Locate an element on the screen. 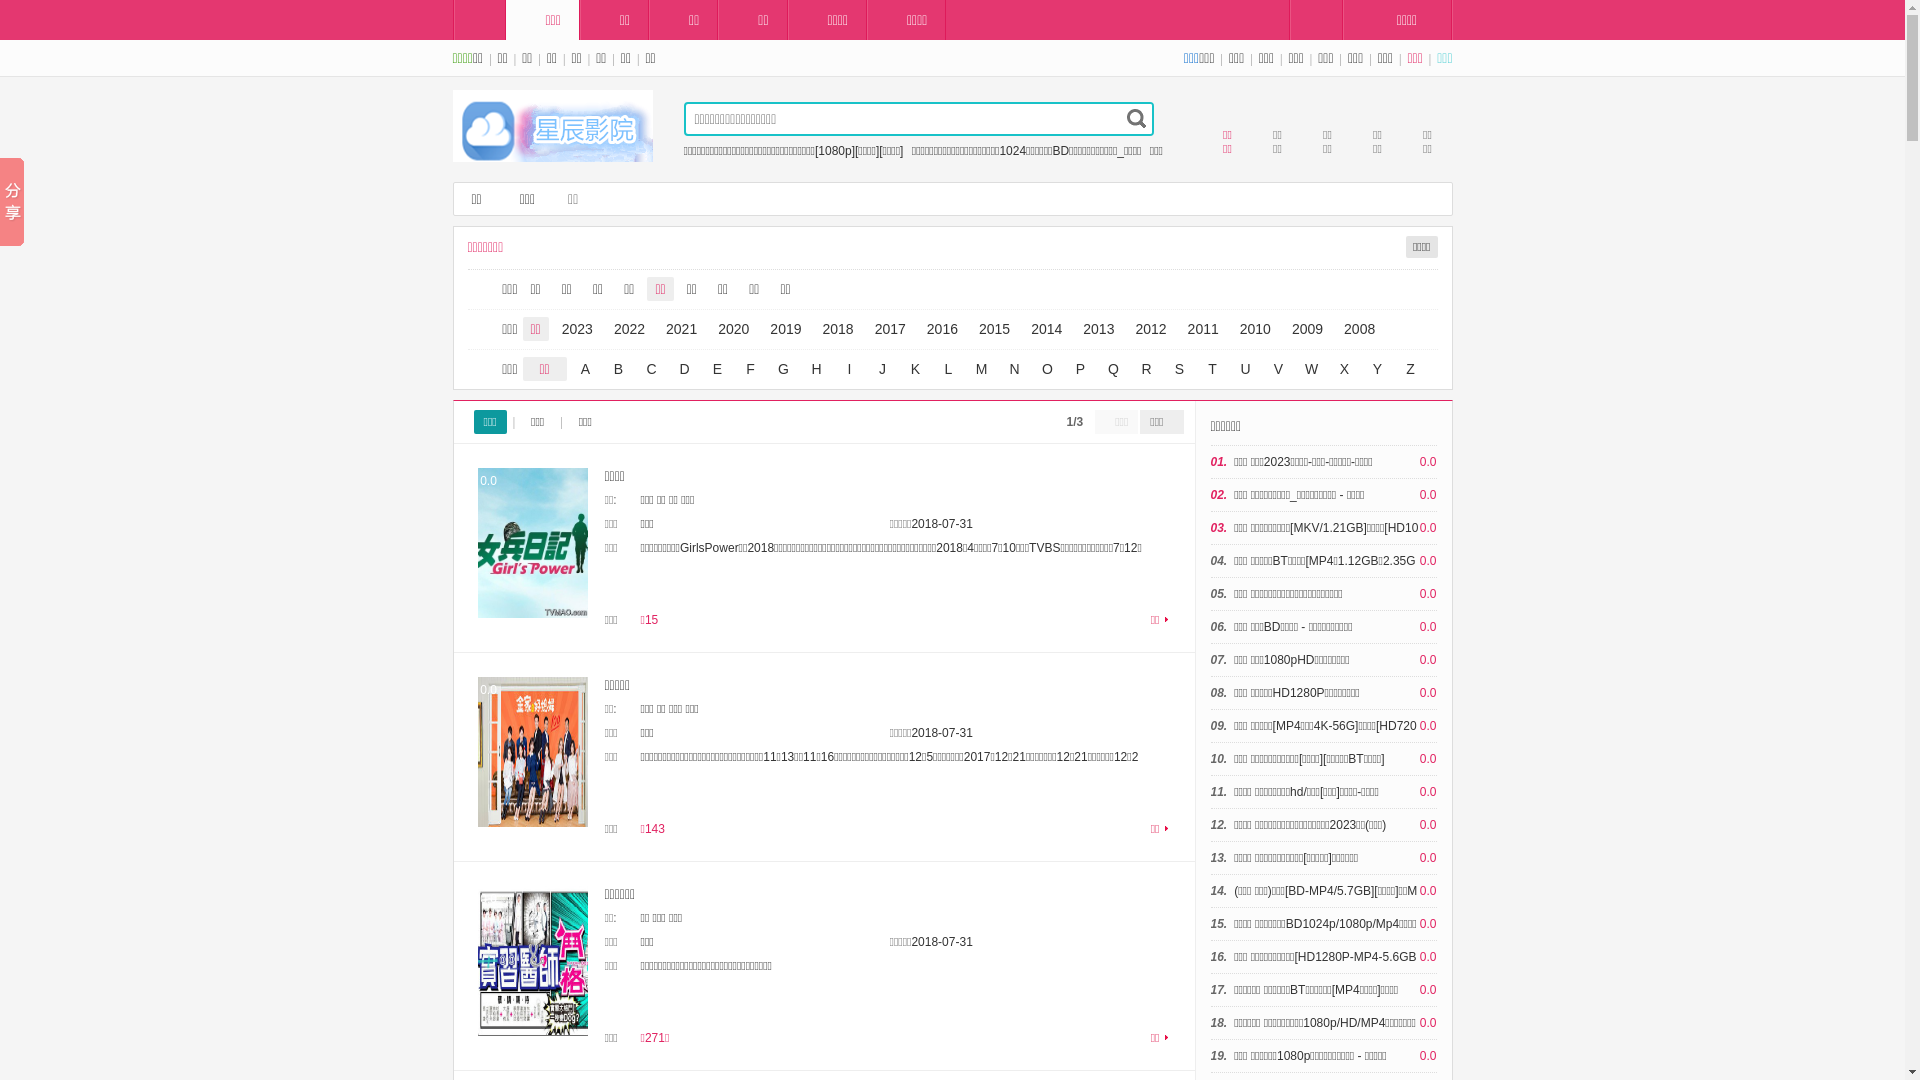  'G' is located at coordinates (782, 369).